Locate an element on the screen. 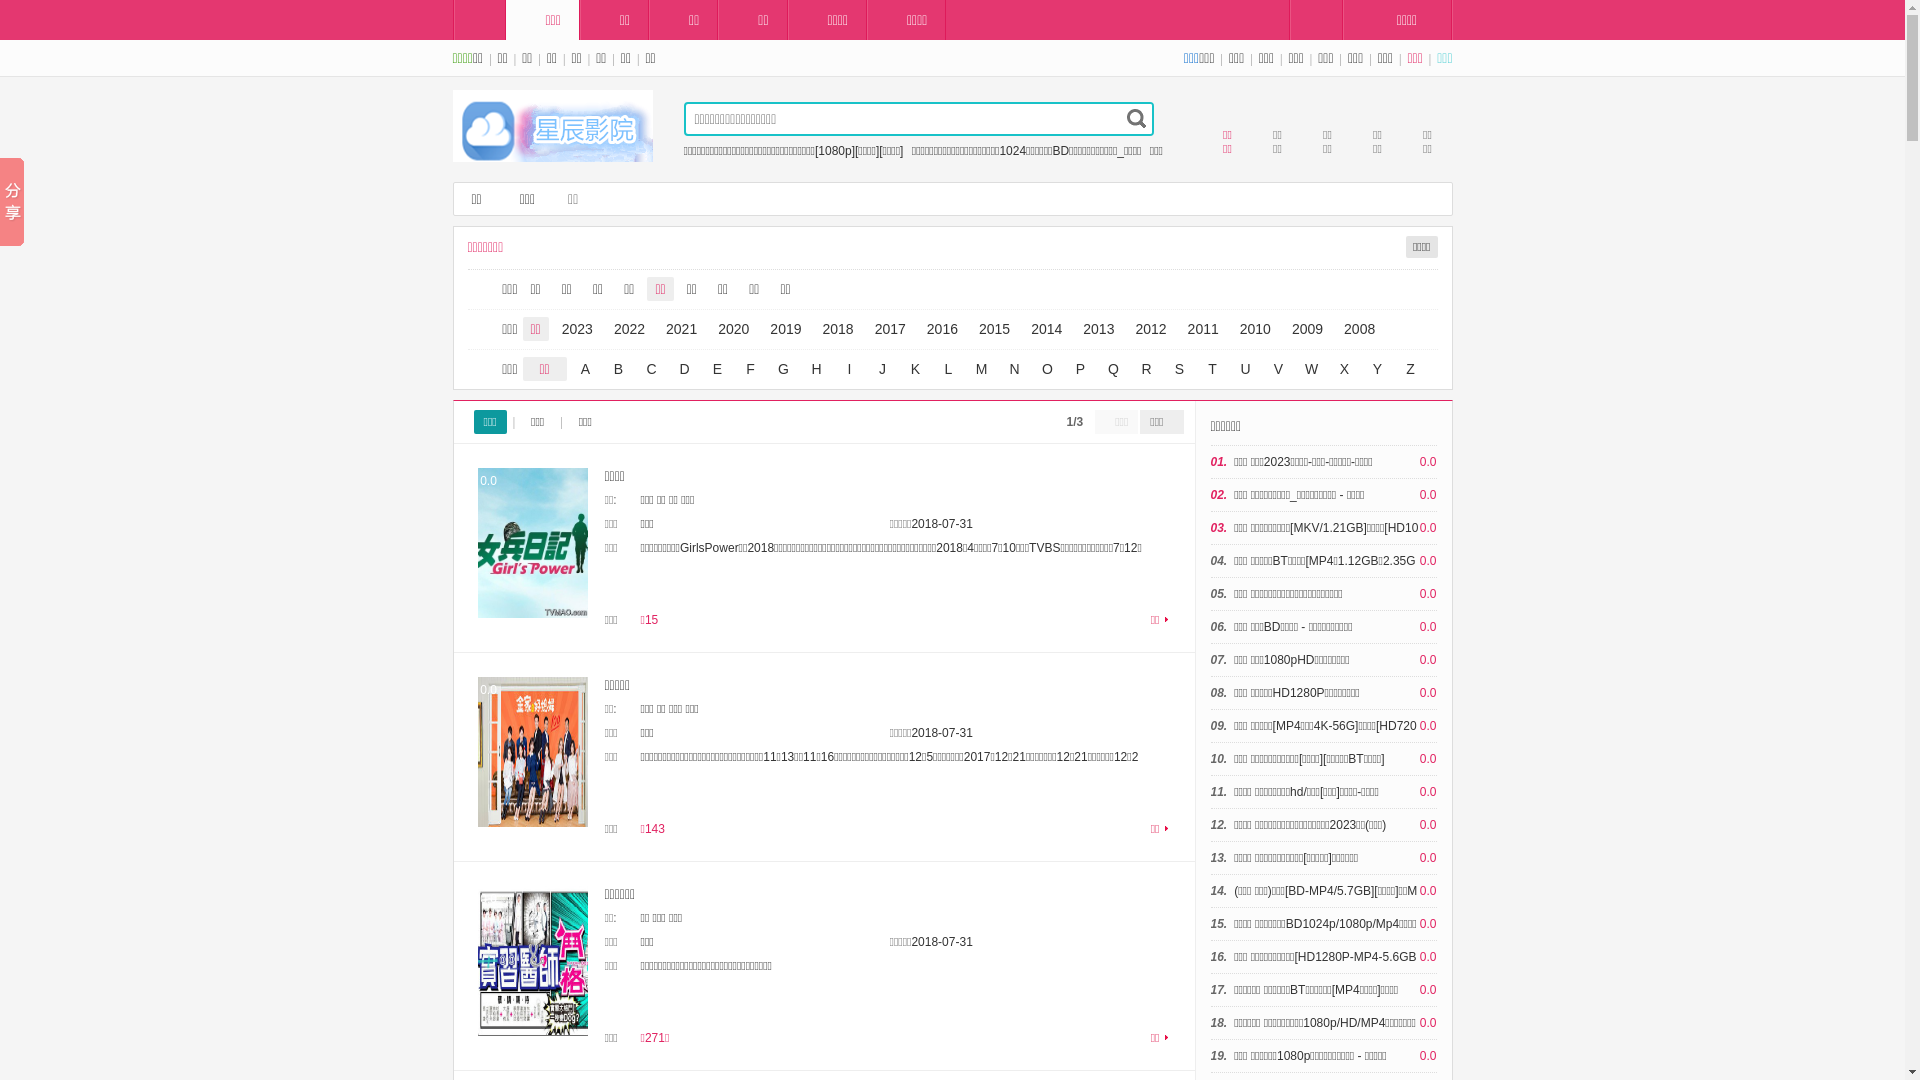  'G' is located at coordinates (782, 369).